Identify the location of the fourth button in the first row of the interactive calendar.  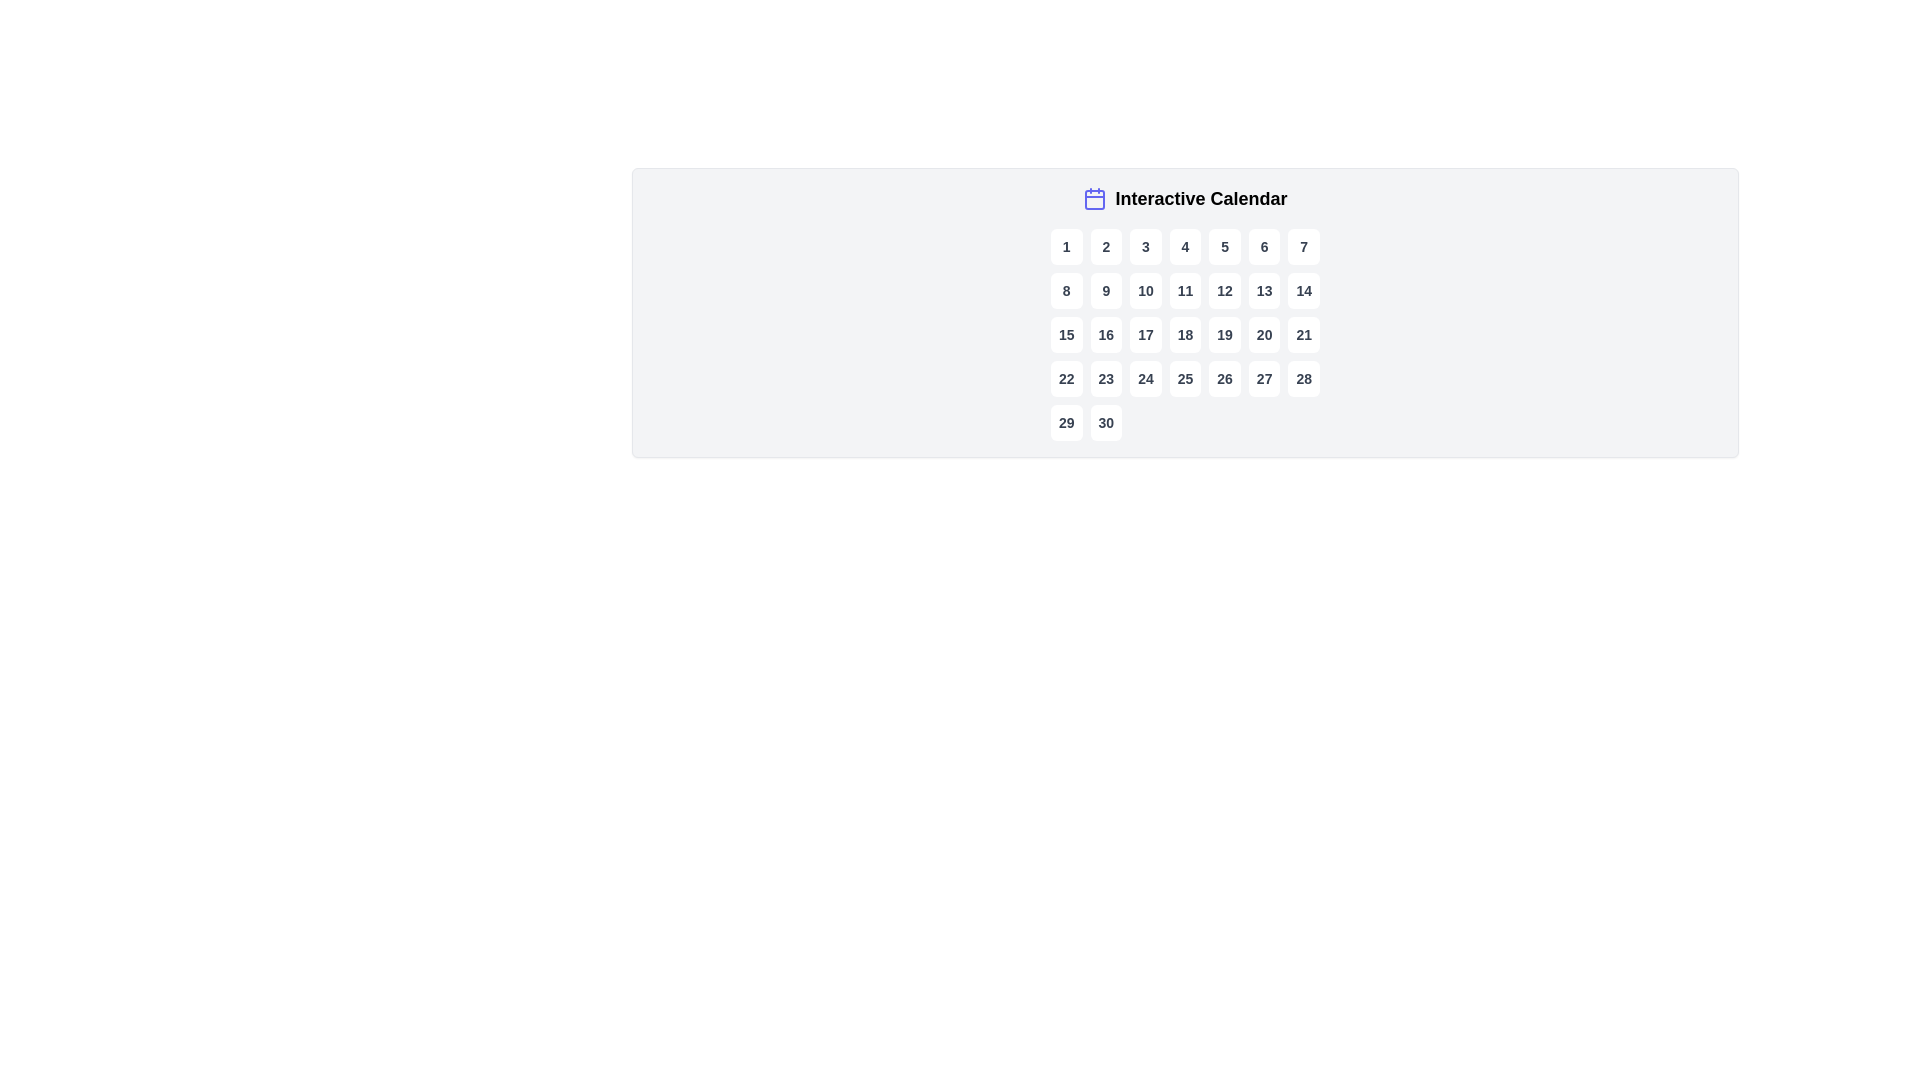
(1185, 245).